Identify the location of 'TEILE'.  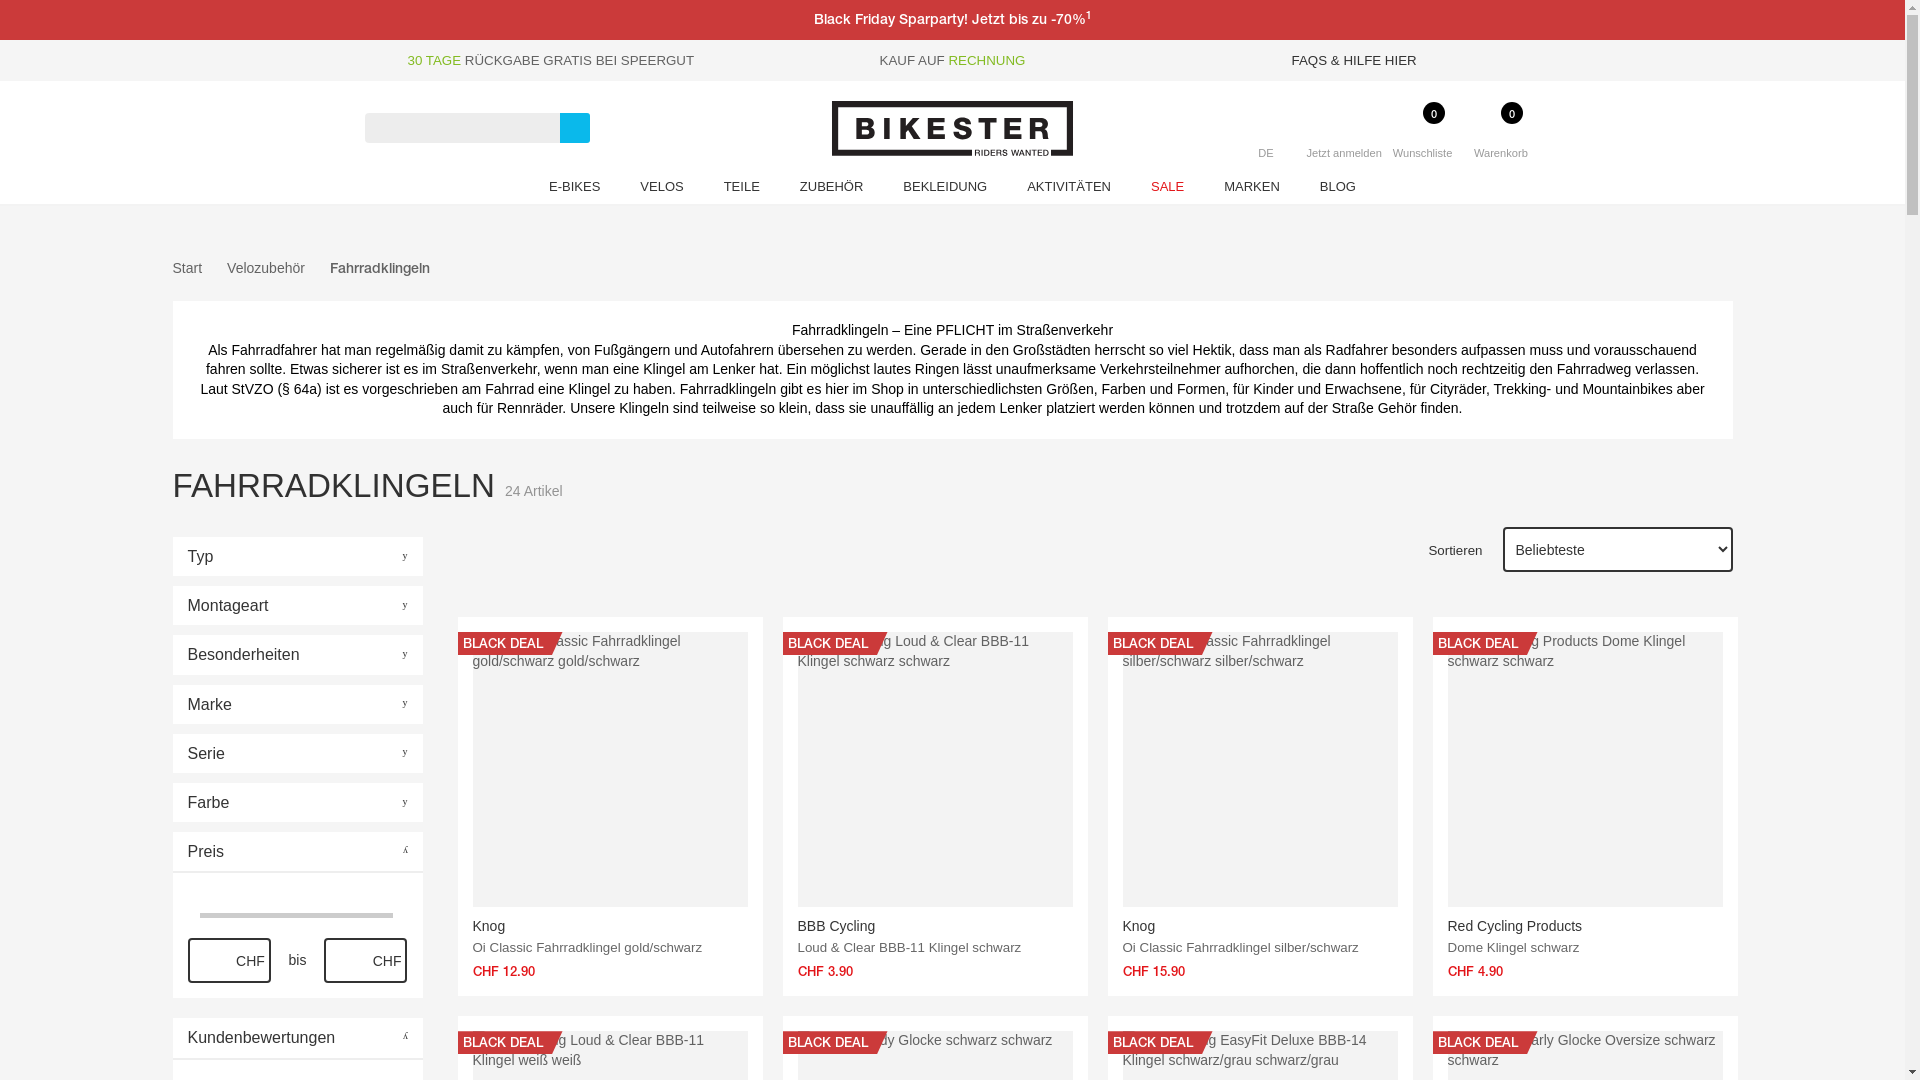
(741, 189).